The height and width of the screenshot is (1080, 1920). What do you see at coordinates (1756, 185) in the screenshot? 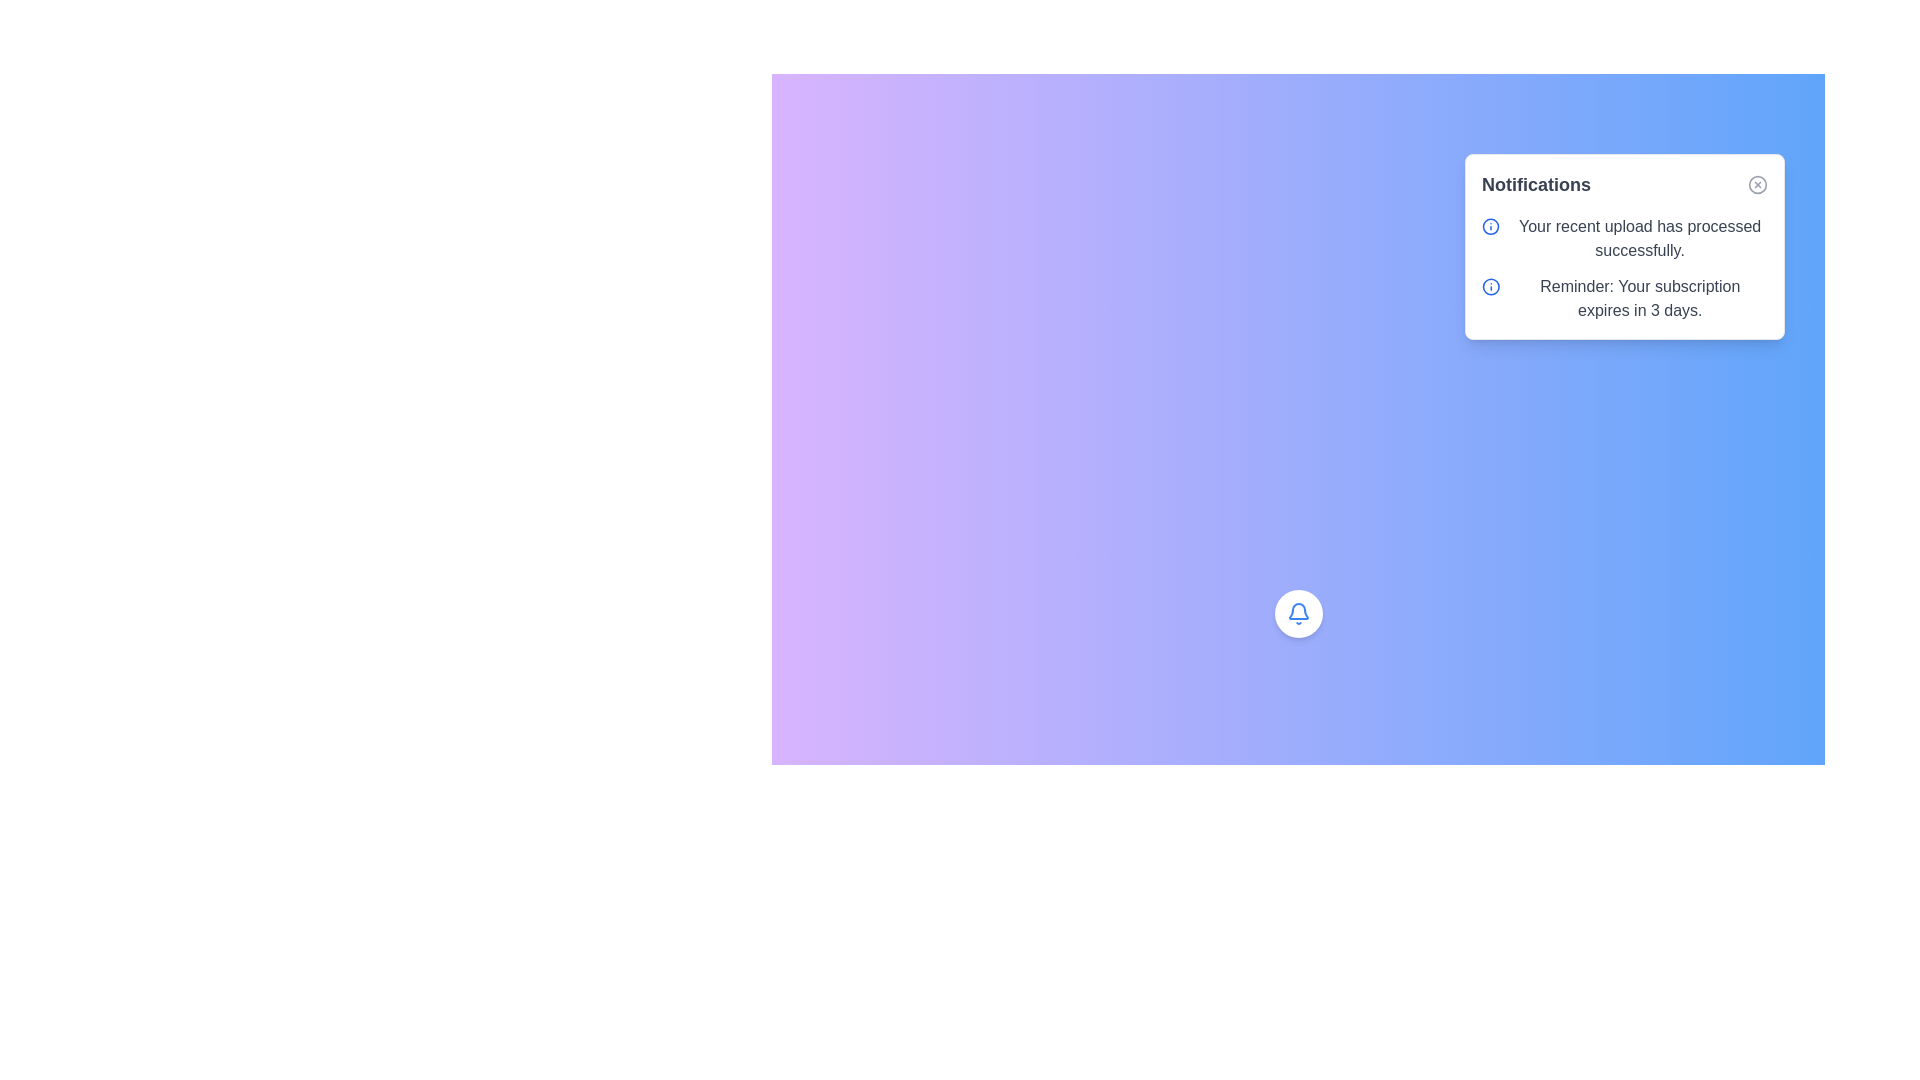
I see `the close button located at the top-right corner of the notification card` at bounding box center [1756, 185].